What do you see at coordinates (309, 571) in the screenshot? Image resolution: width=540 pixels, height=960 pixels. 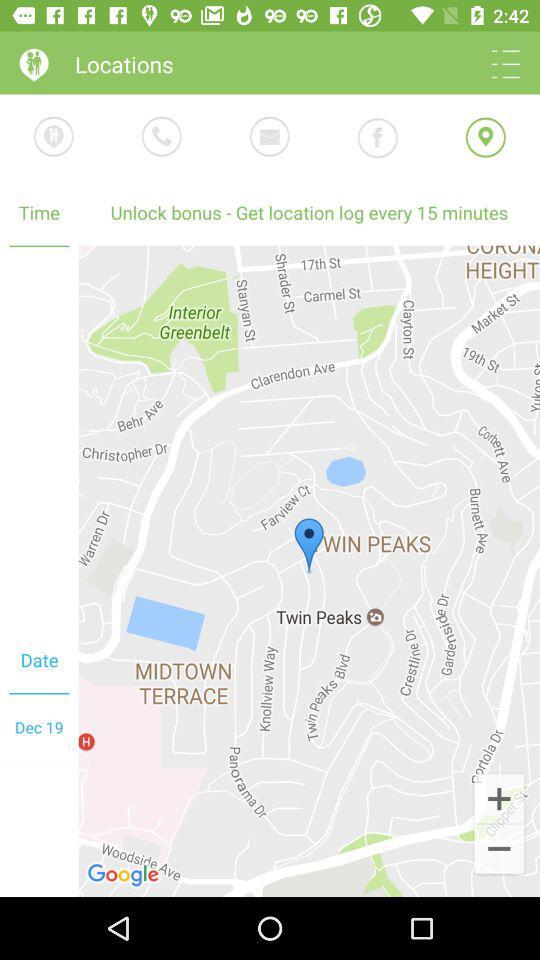 I see `the app to the right of time` at bounding box center [309, 571].